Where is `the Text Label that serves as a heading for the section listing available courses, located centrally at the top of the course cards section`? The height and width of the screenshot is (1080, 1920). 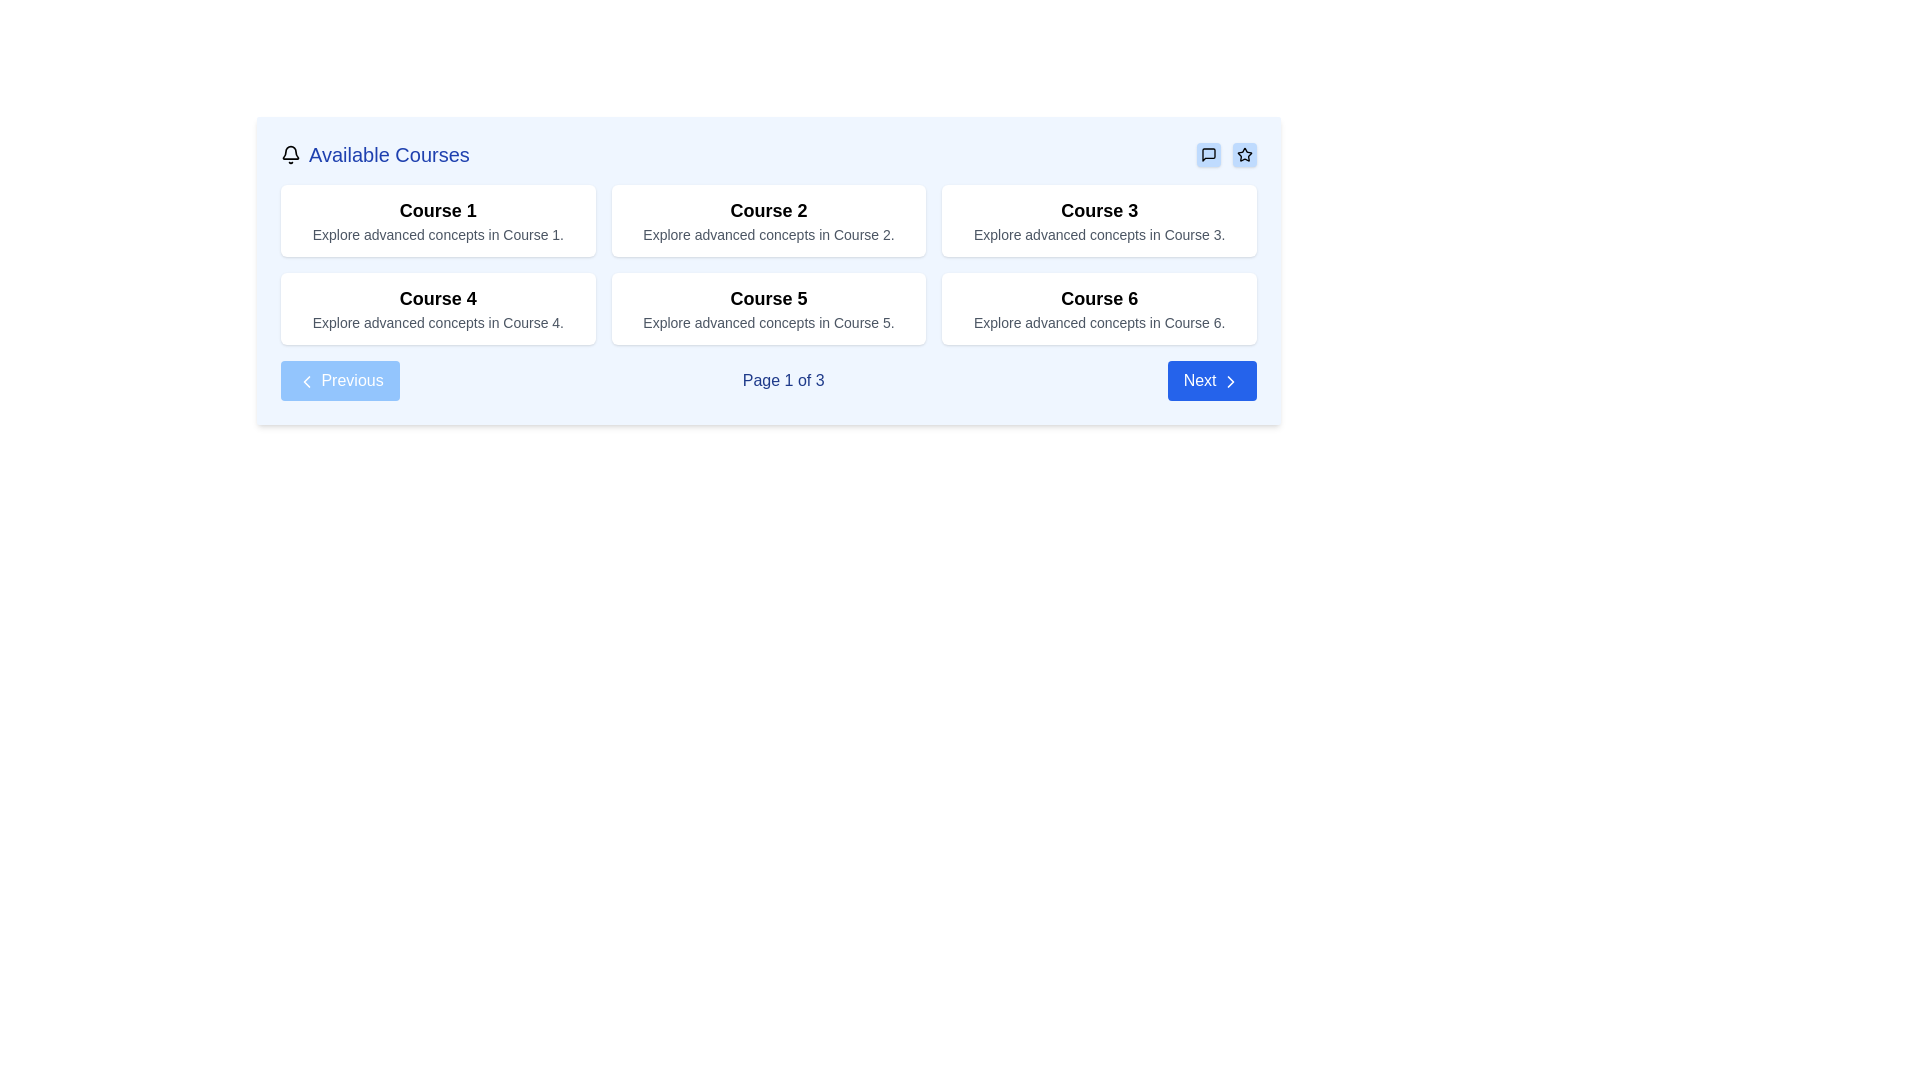
the Text Label that serves as a heading for the section listing available courses, located centrally at the top of the course cards section is located at coordinates (389, 153).